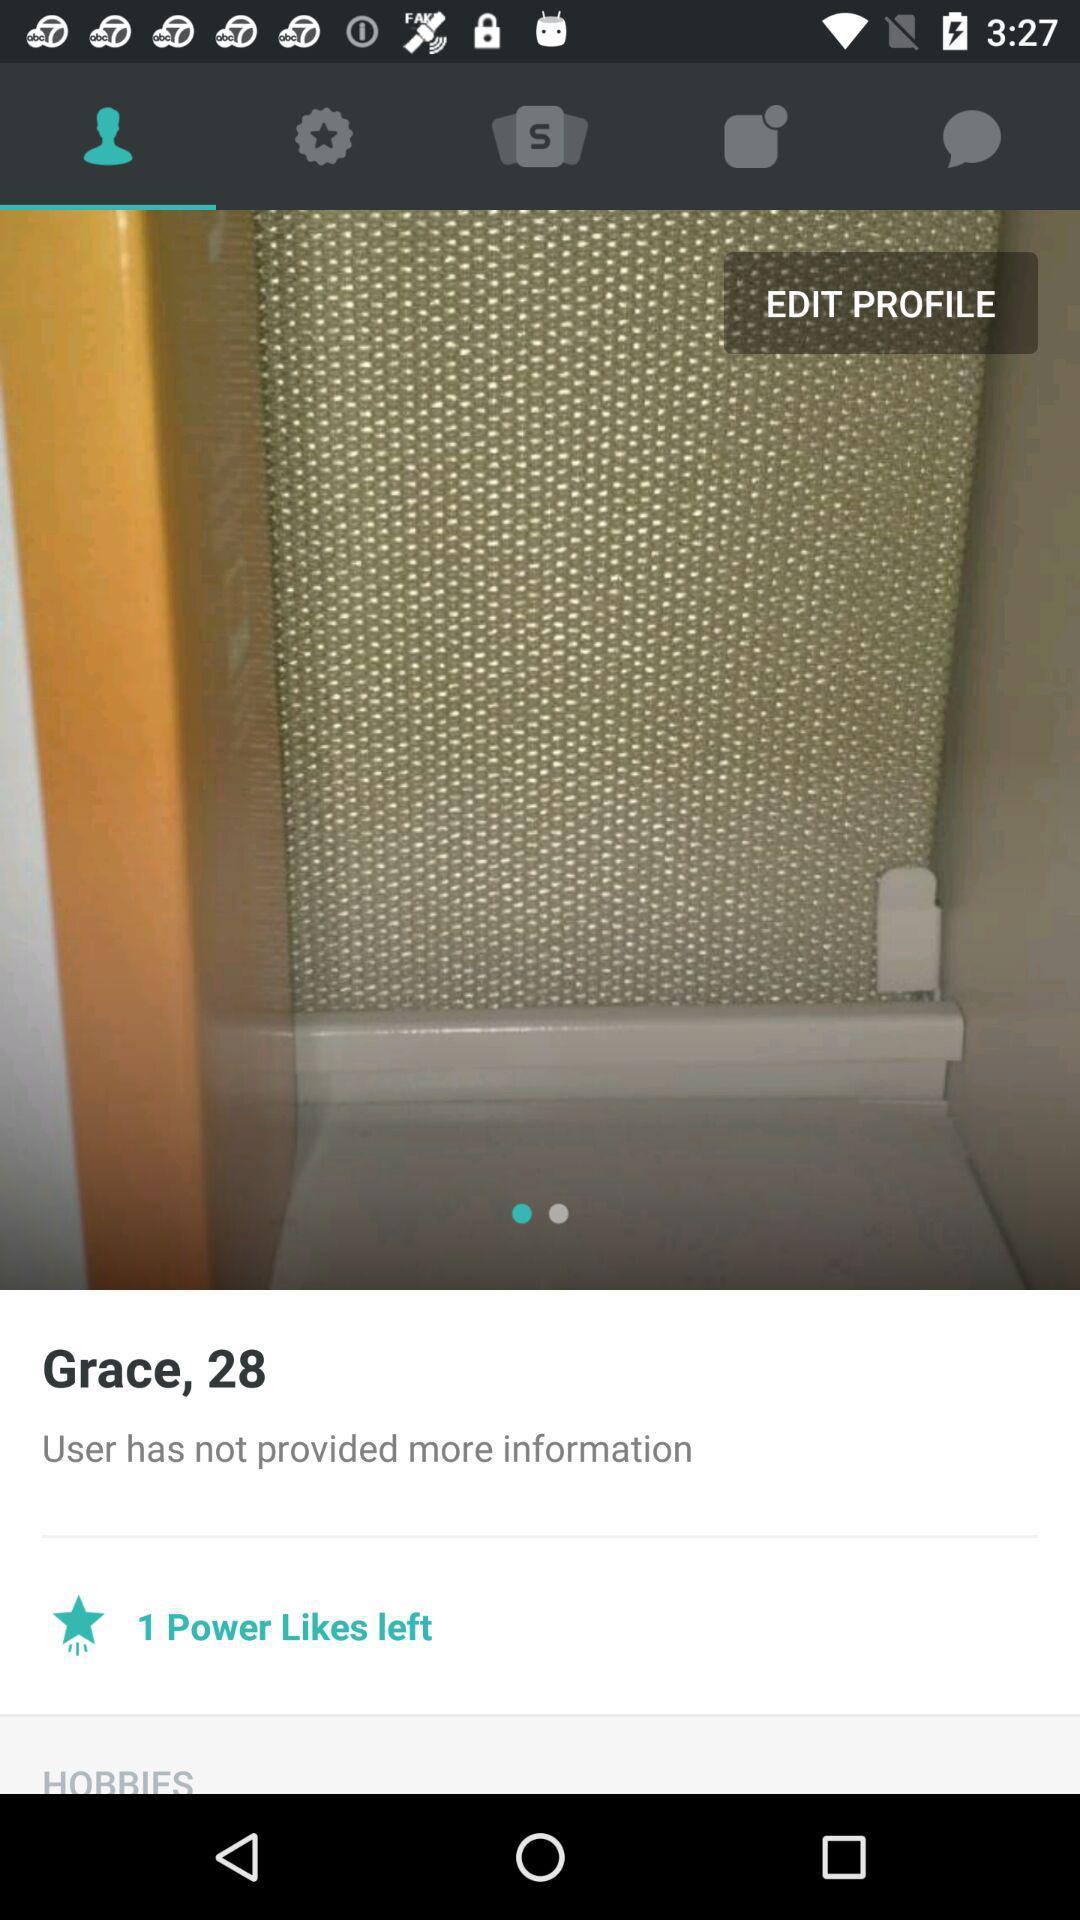 The height and width of the screenshot is (1920, 1080). I want to click on the edit profile icon, so click(879, 301).